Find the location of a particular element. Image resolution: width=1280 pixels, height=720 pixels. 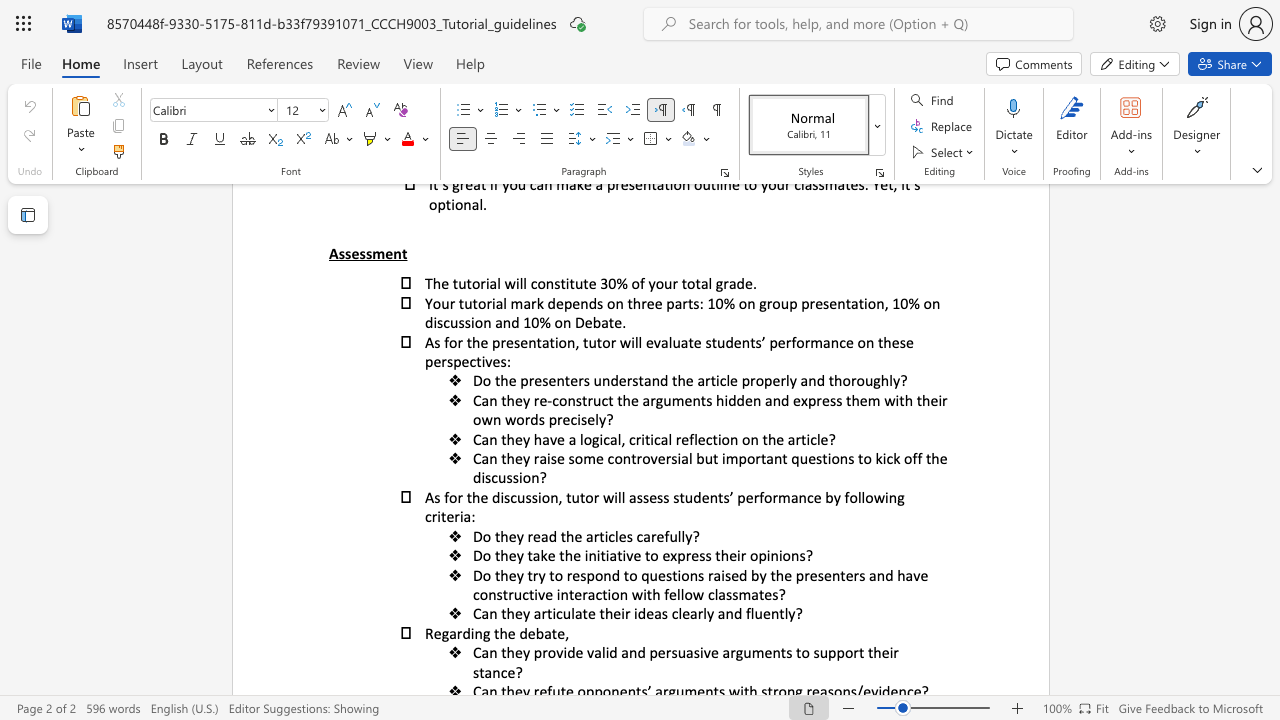

the subset text "discussion, tutor will assess students’ perf" within the text "As for the discussion, tutor will assess students’ performance by following criteria:" is located at coordinates (492, 496).